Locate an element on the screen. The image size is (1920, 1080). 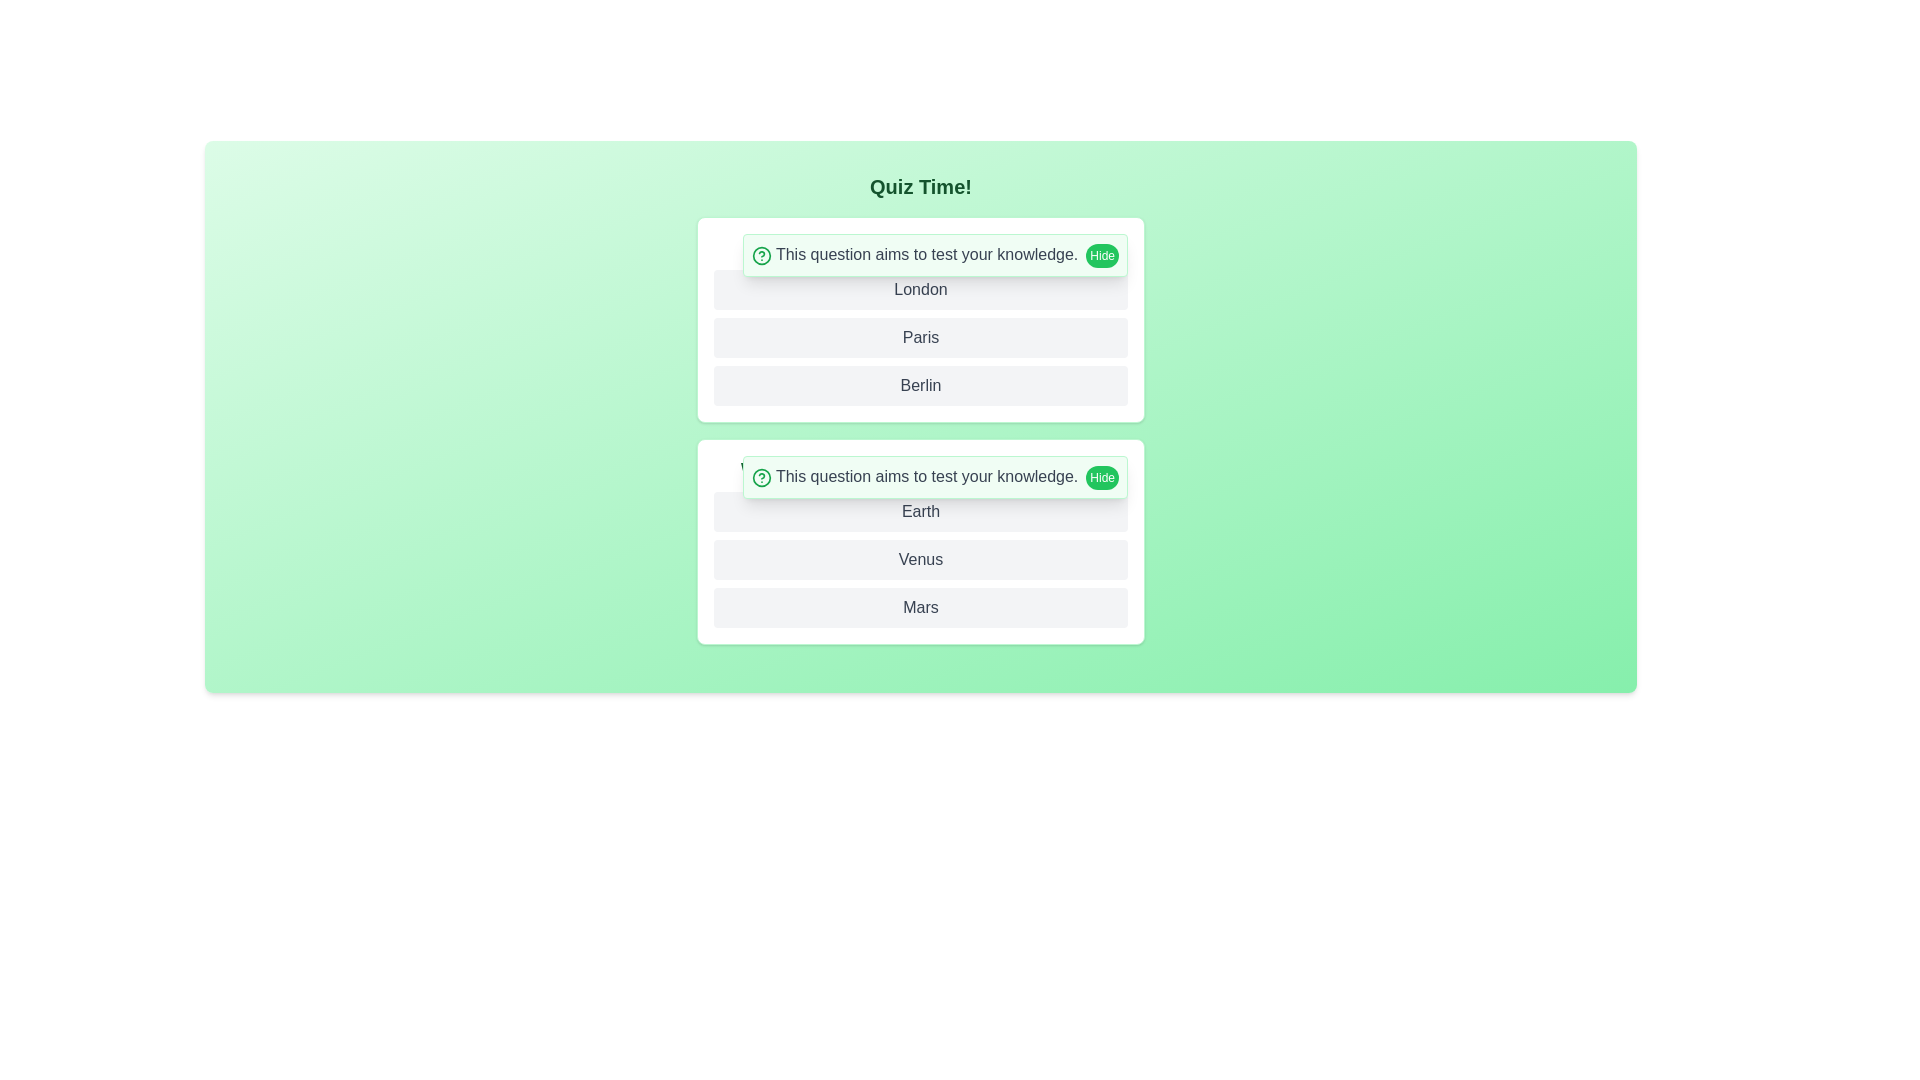
the third option button for the quiz question is located at coordinates (920, 607).